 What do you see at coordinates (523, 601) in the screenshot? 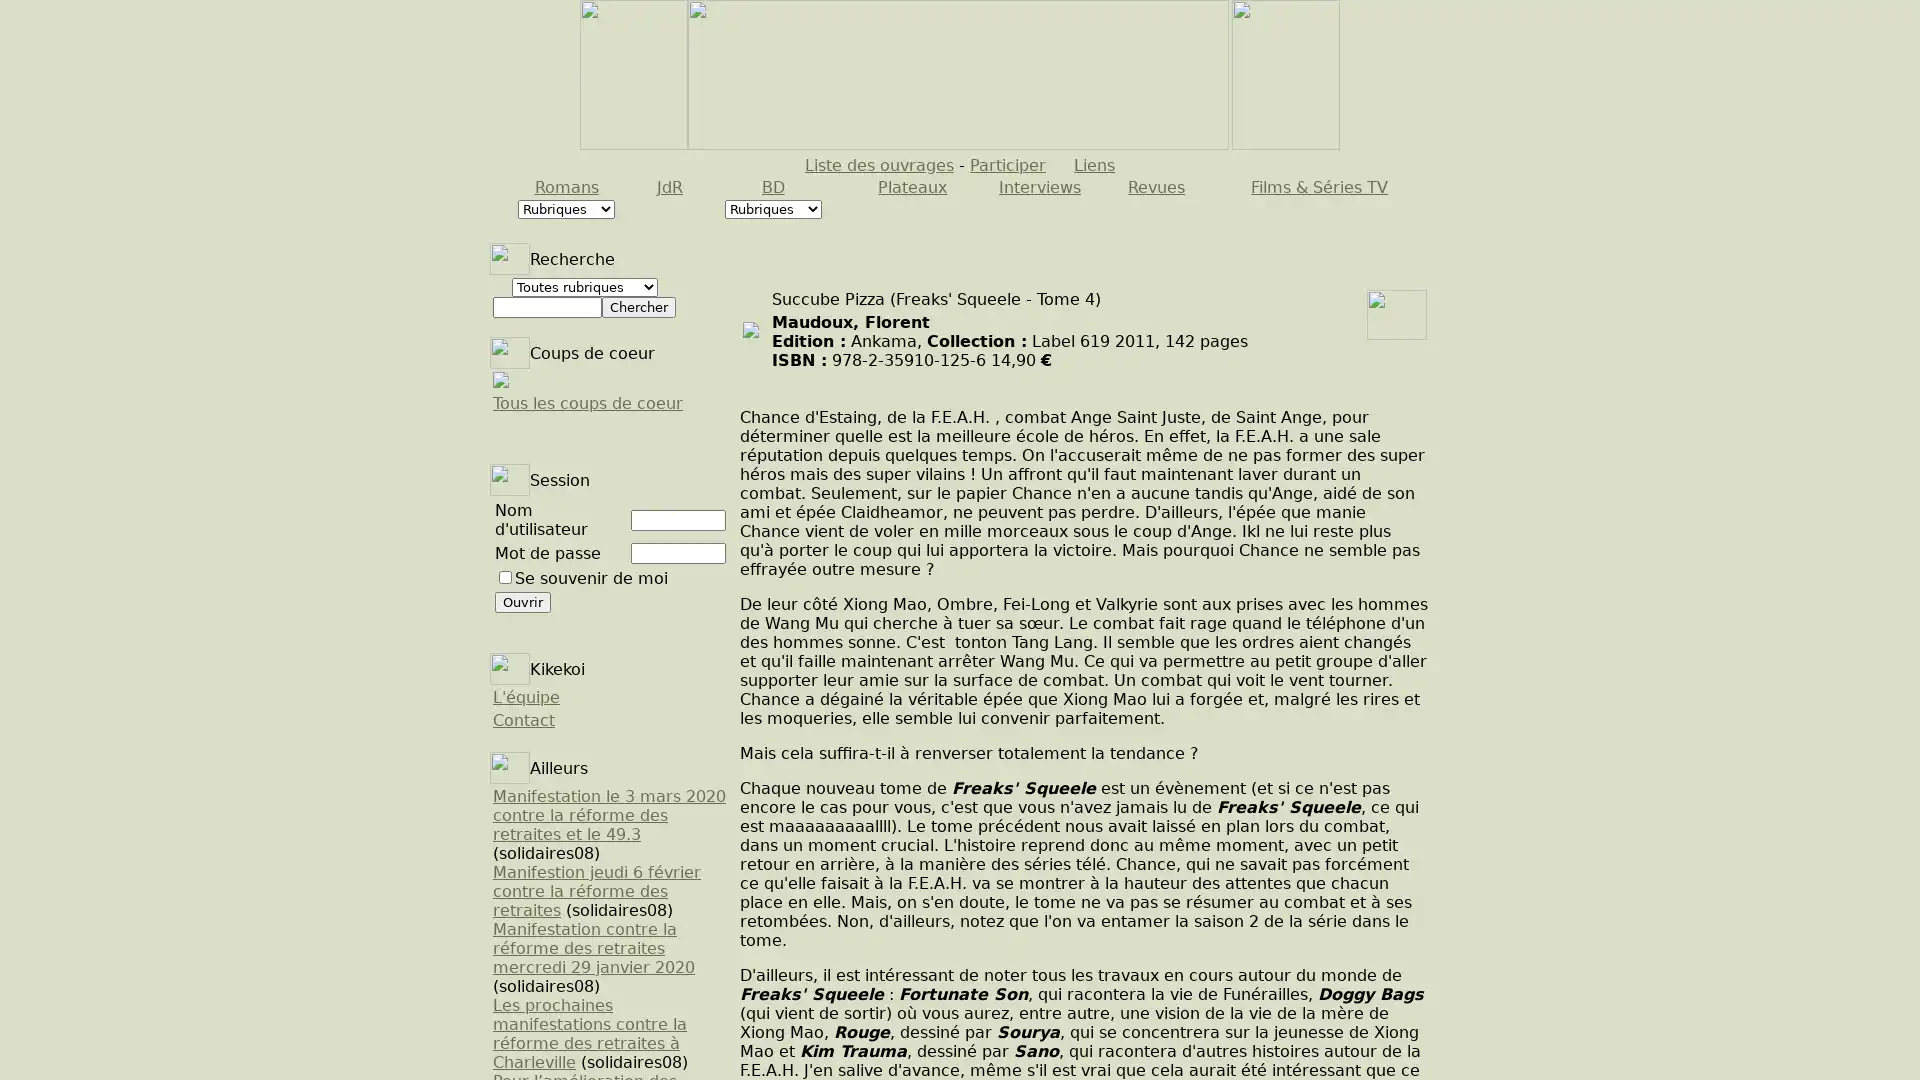
I see `Ouvrir` at bounding box center [523, 601].